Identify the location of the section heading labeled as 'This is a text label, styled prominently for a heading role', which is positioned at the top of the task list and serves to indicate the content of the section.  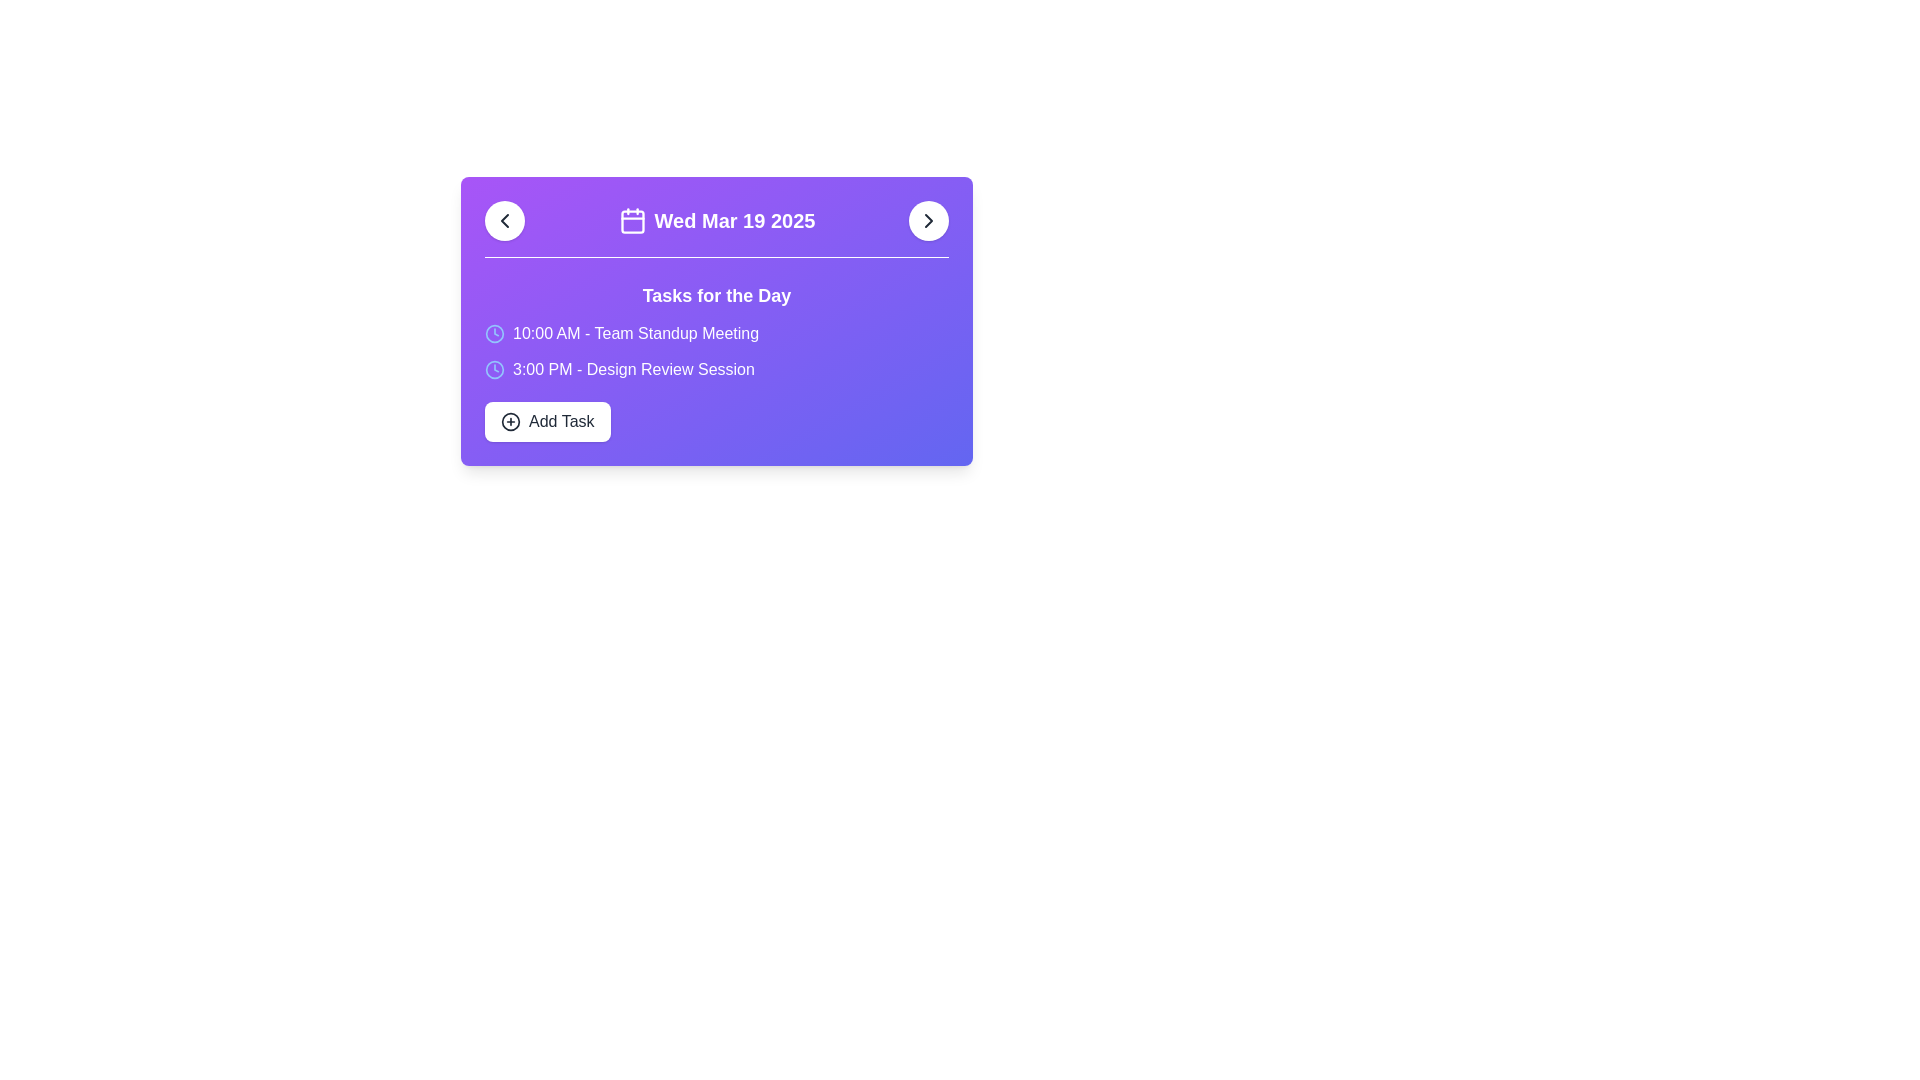
(716, 296).